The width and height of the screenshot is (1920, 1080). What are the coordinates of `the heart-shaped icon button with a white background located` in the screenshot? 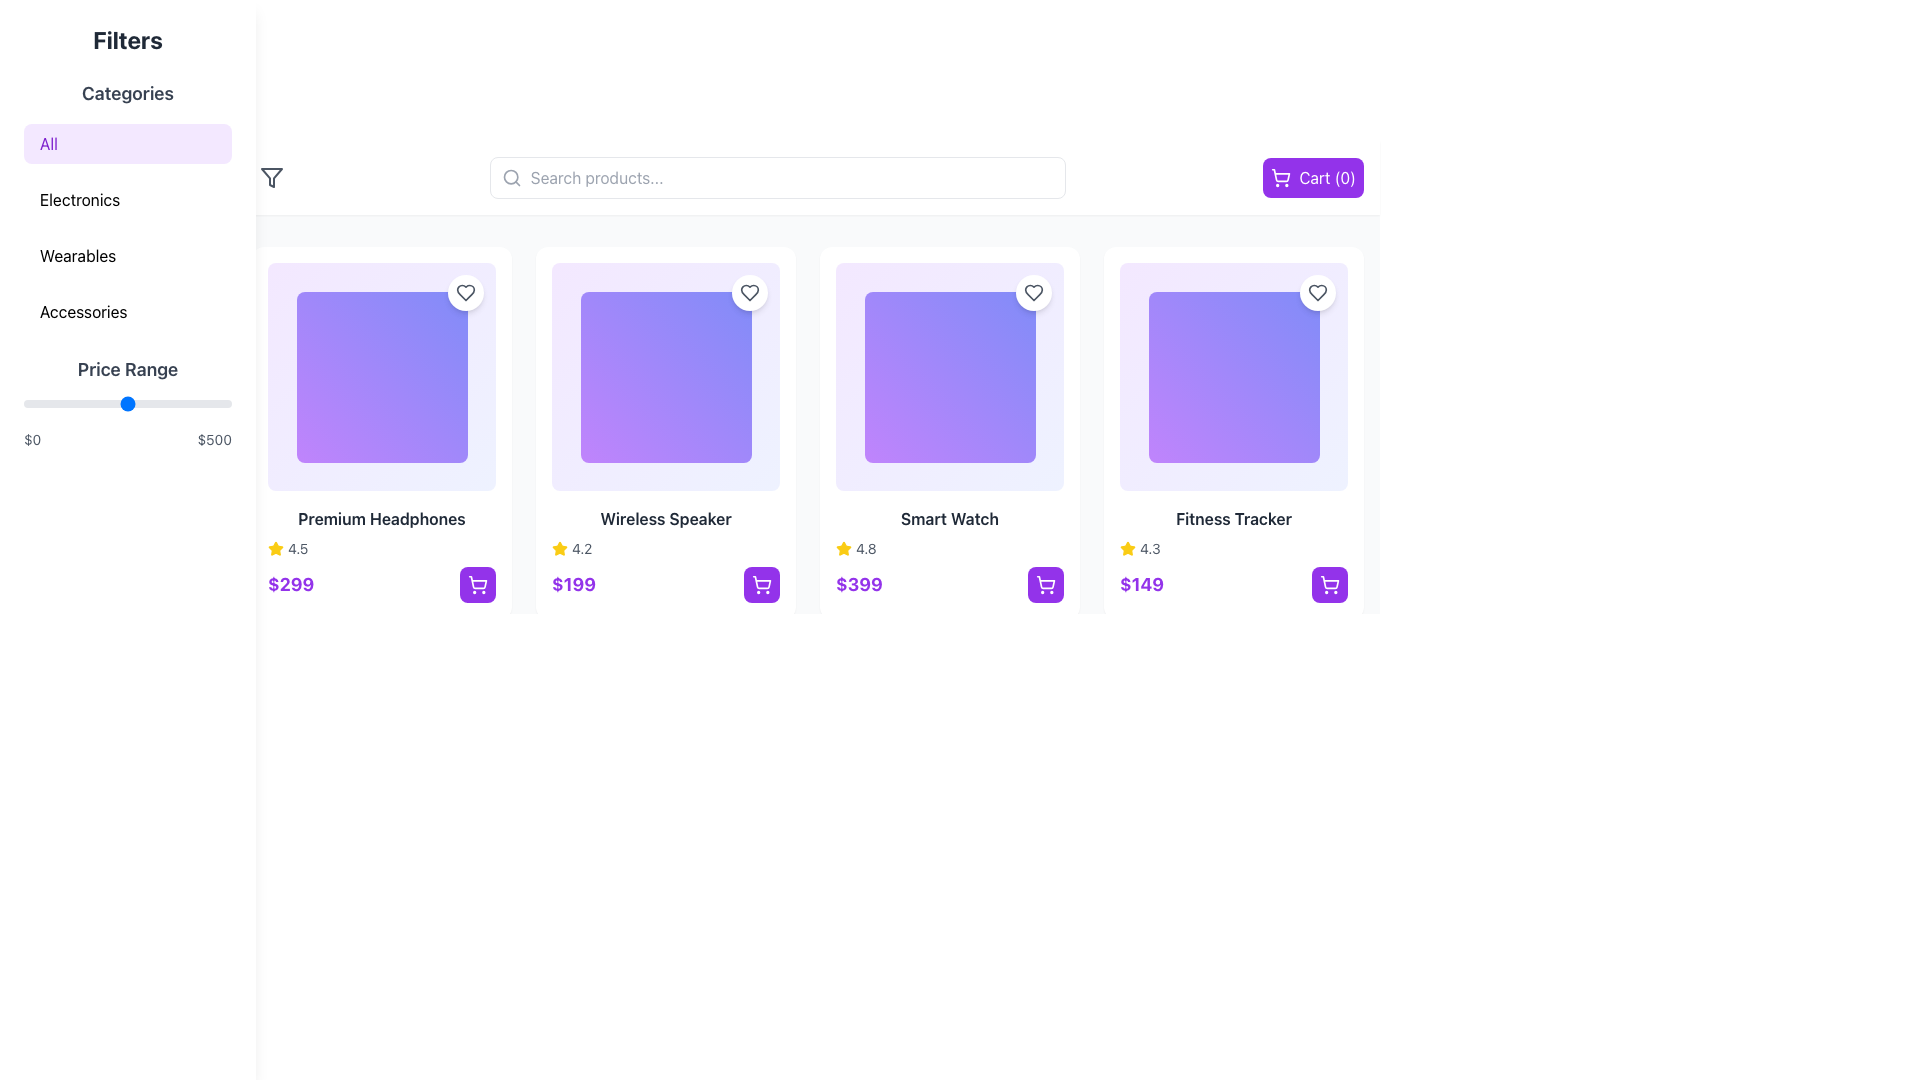 It's located at (1318, 293).